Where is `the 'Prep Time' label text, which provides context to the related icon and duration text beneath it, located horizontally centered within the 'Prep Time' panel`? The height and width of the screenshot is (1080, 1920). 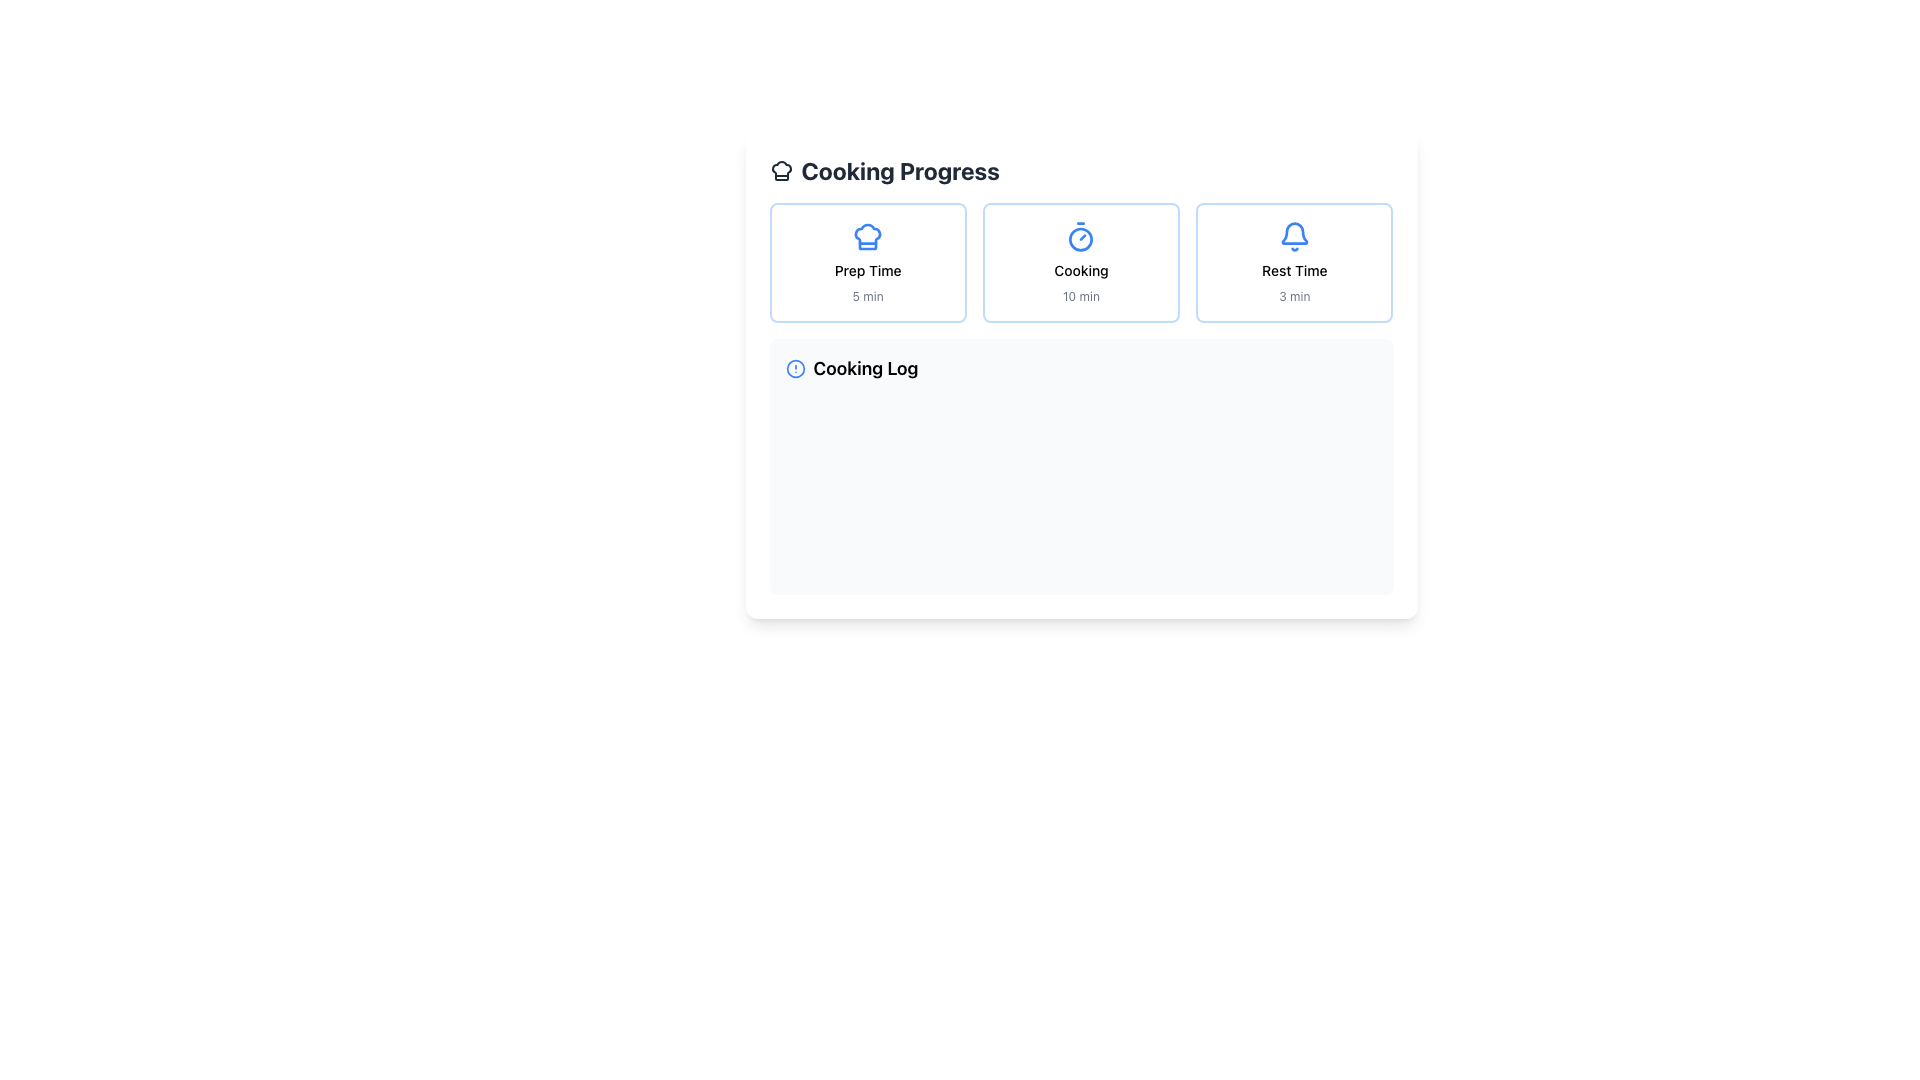 the 'Prep Time' label text, which provides context to the related icon and duration text beneath it, located horizontally centered within the 'Prep Time' panel is located at coordinates (868, 270).